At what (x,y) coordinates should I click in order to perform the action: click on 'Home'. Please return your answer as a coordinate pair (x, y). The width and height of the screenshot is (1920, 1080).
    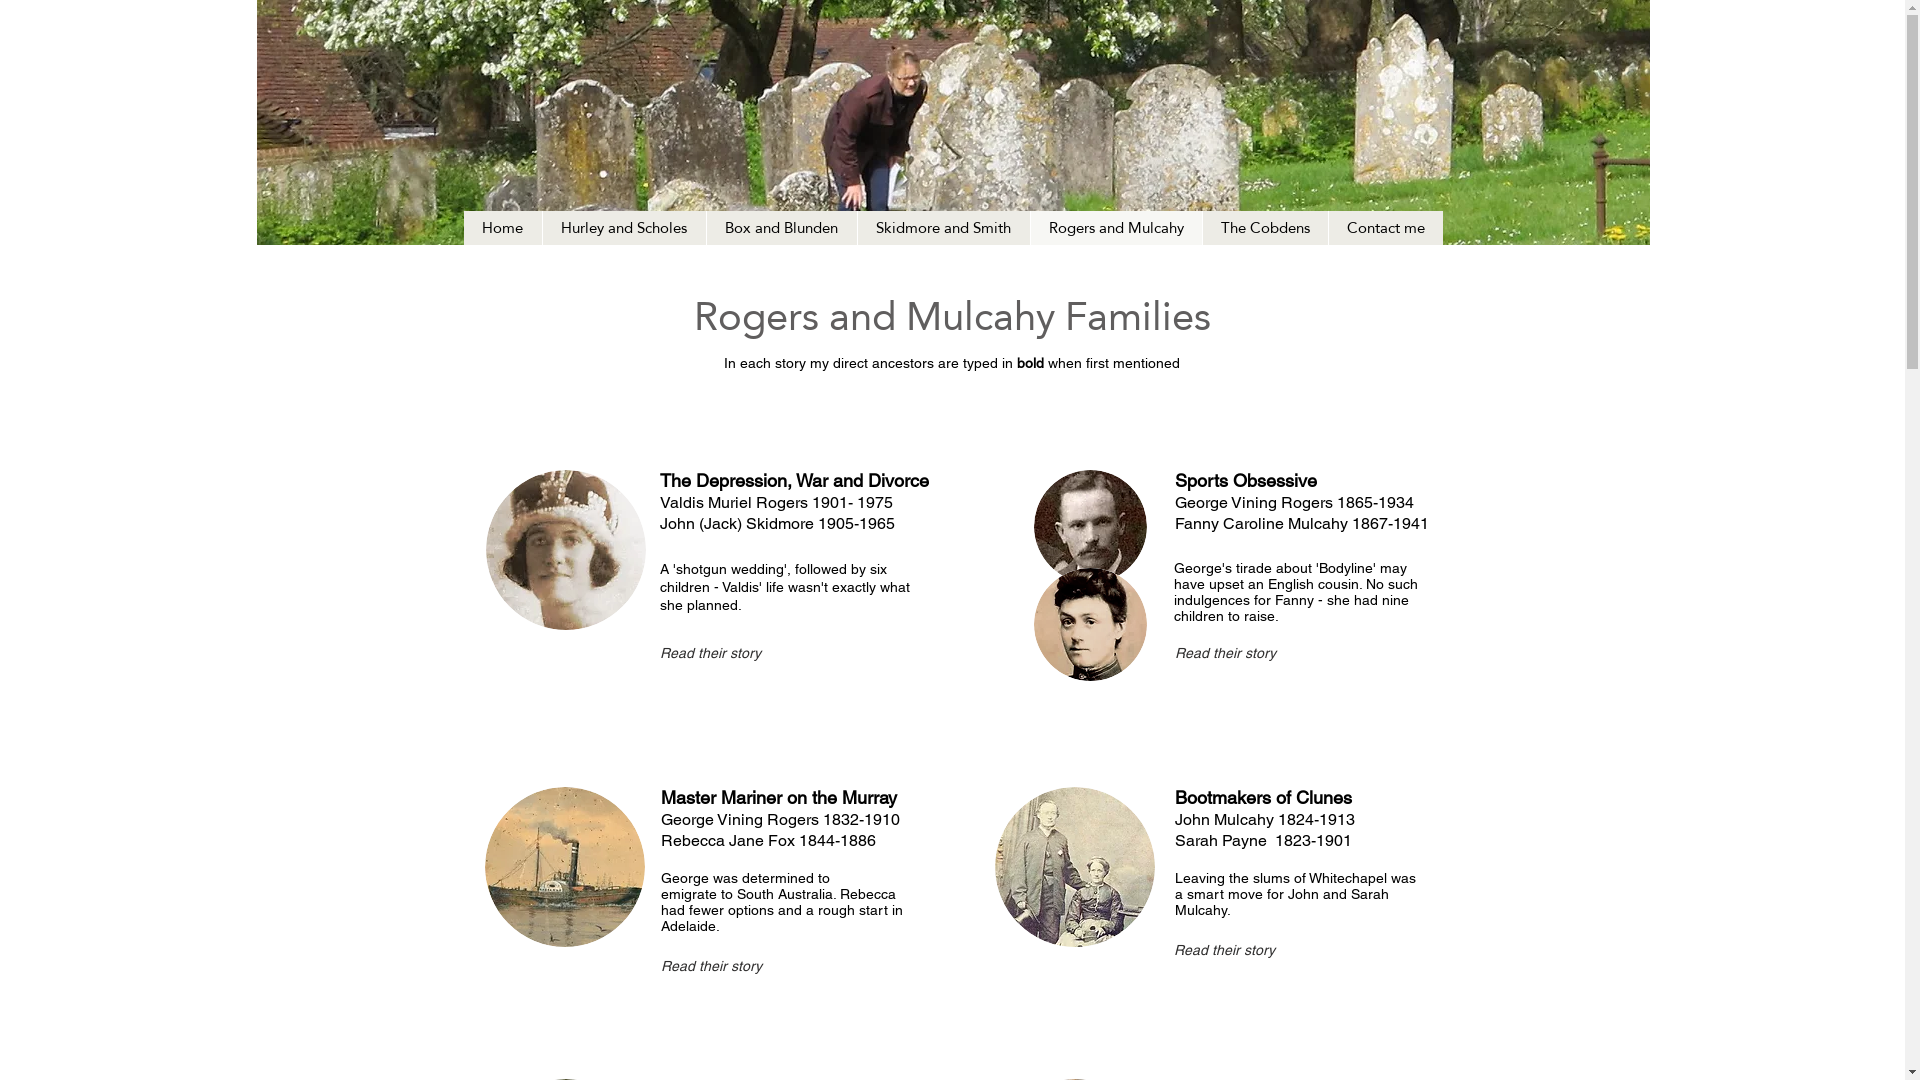
    Looking at the image, I should click on (463, 226).